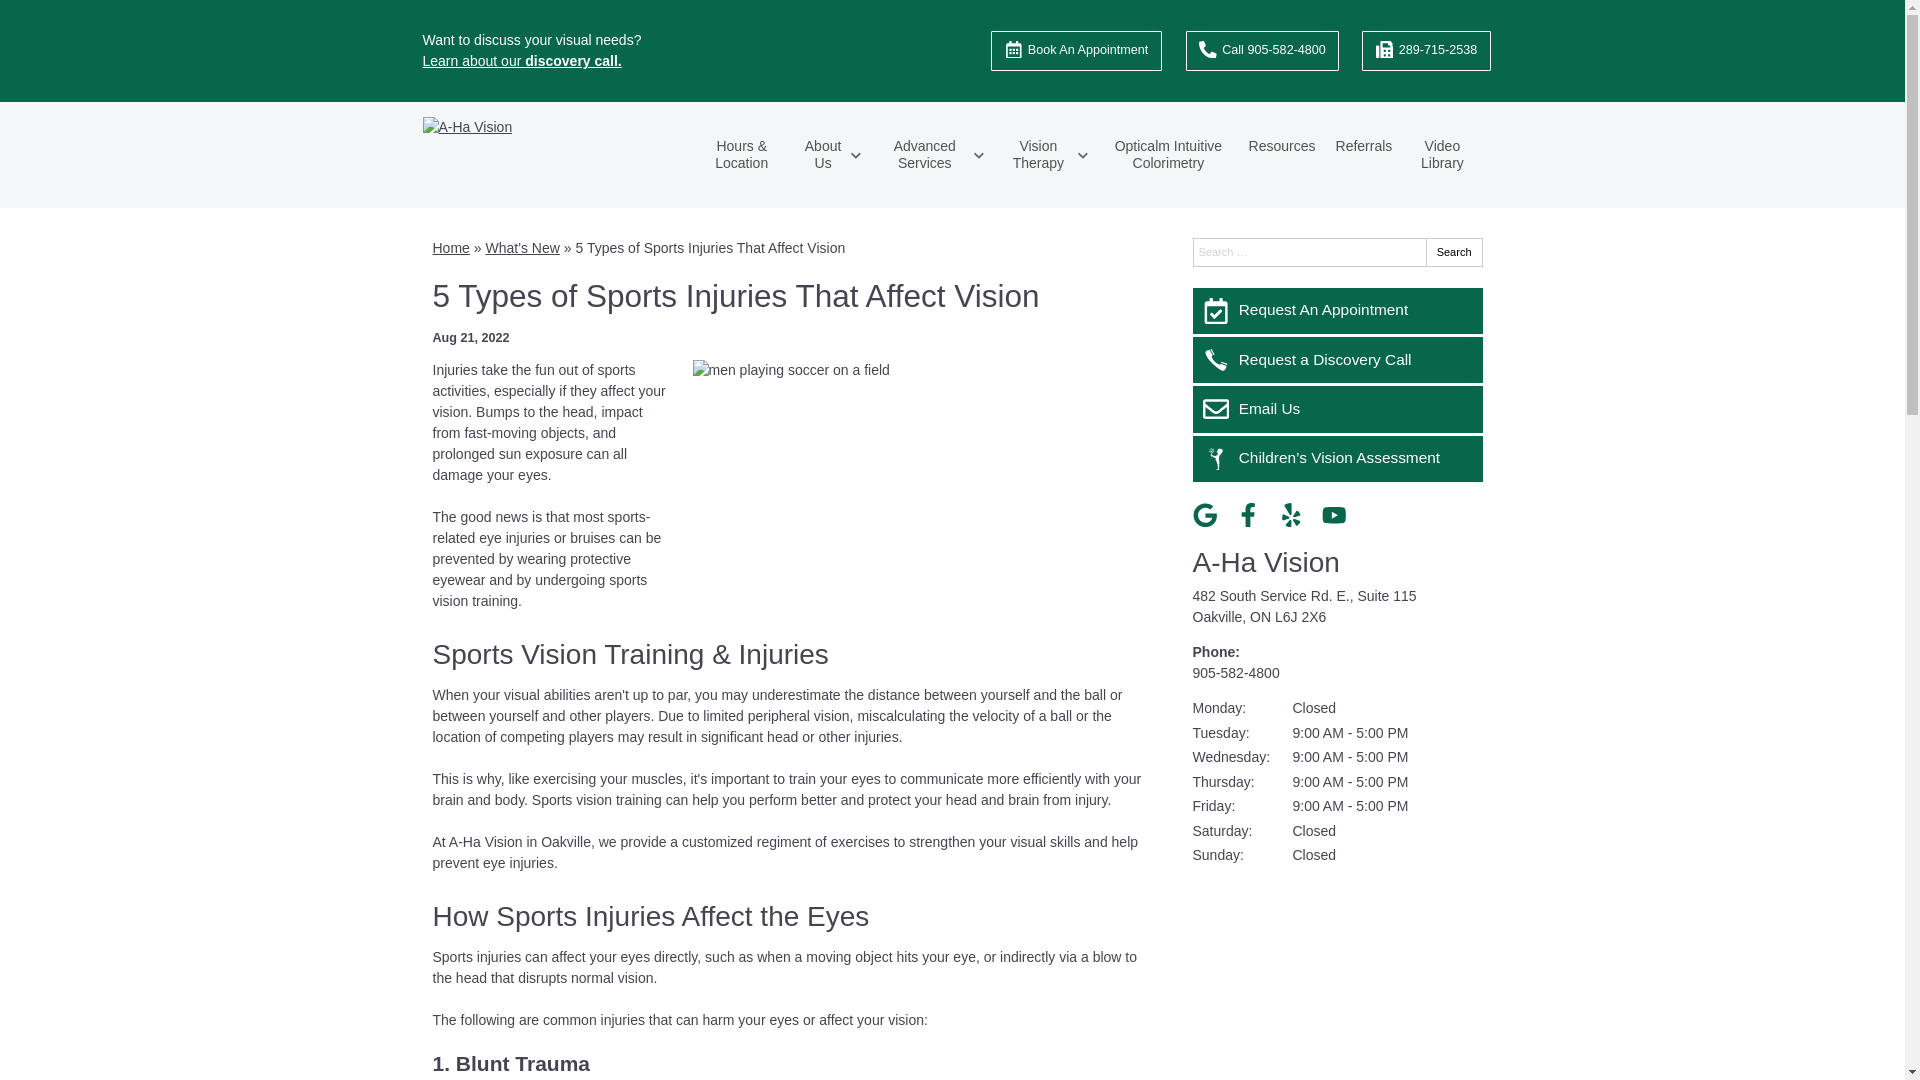  Describe the element at coordinates (740, 153) in the screenshot. I see `'Hours & Location'` at that location.